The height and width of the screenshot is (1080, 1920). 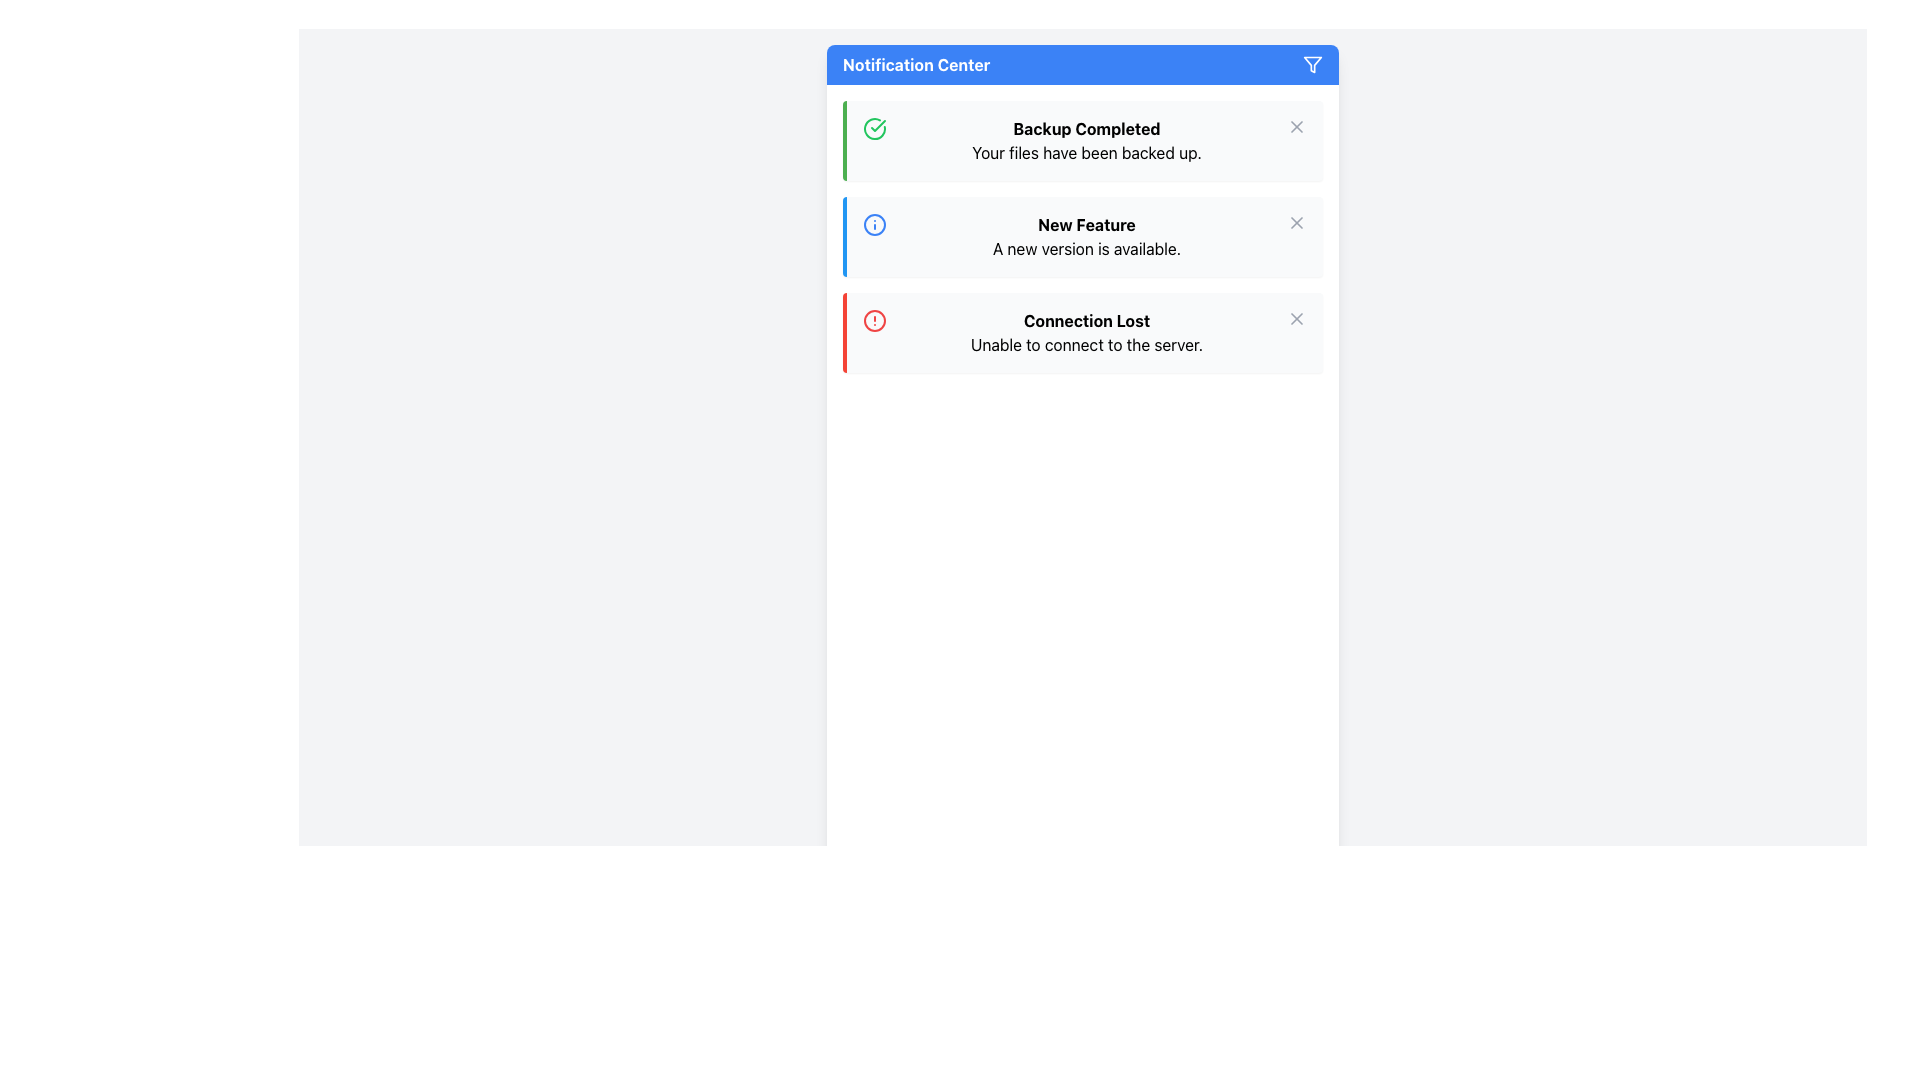 What do you see at coordinates (1313, 64) in the screenshot?
I see `the Funnel Icon located in the blue header labeled 'Notification Center'` at bounding box center [1313, 64].